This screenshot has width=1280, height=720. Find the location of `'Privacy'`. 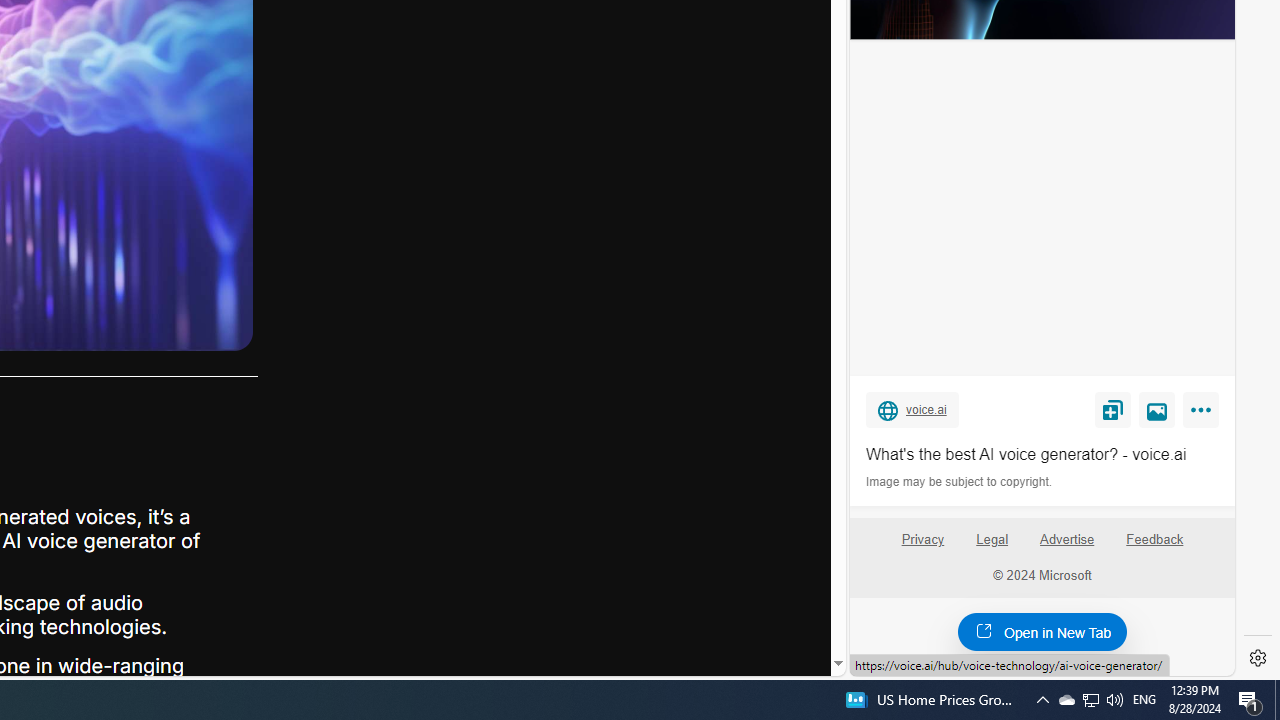

'Privacy' is located at coordinates (921, 538).